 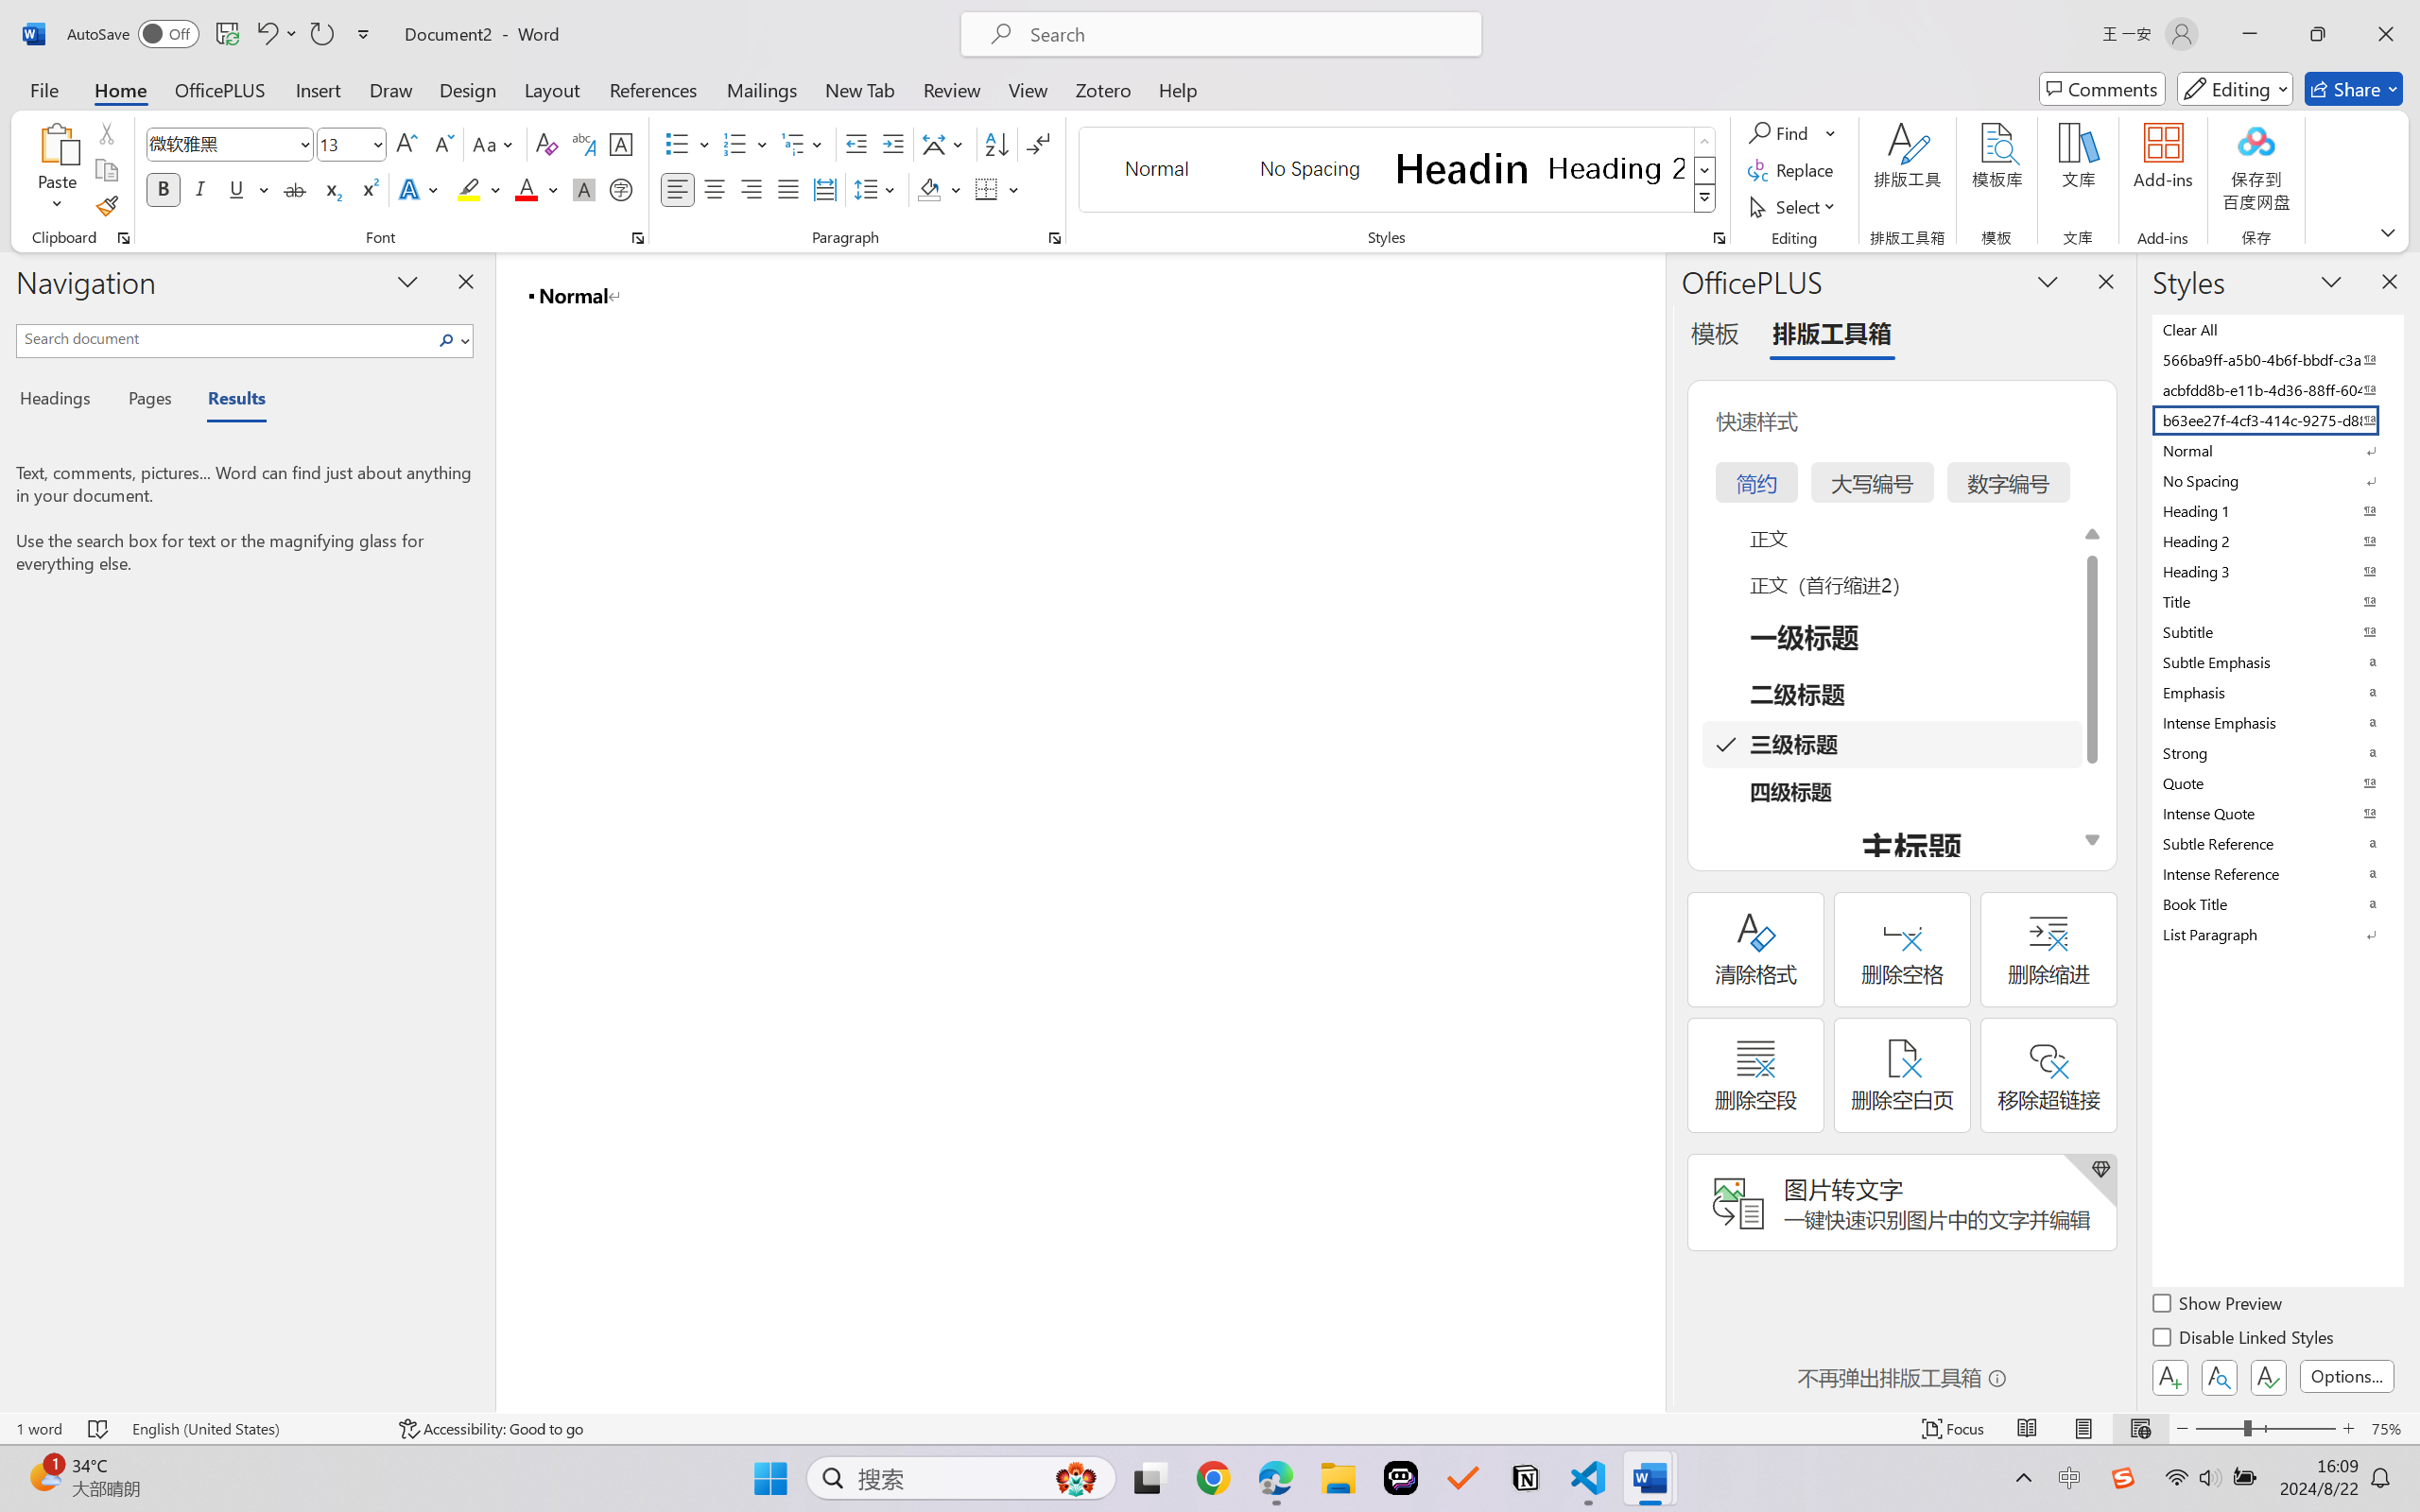 I want to click on 'Intense Quote', so click(x=2275, y=813).